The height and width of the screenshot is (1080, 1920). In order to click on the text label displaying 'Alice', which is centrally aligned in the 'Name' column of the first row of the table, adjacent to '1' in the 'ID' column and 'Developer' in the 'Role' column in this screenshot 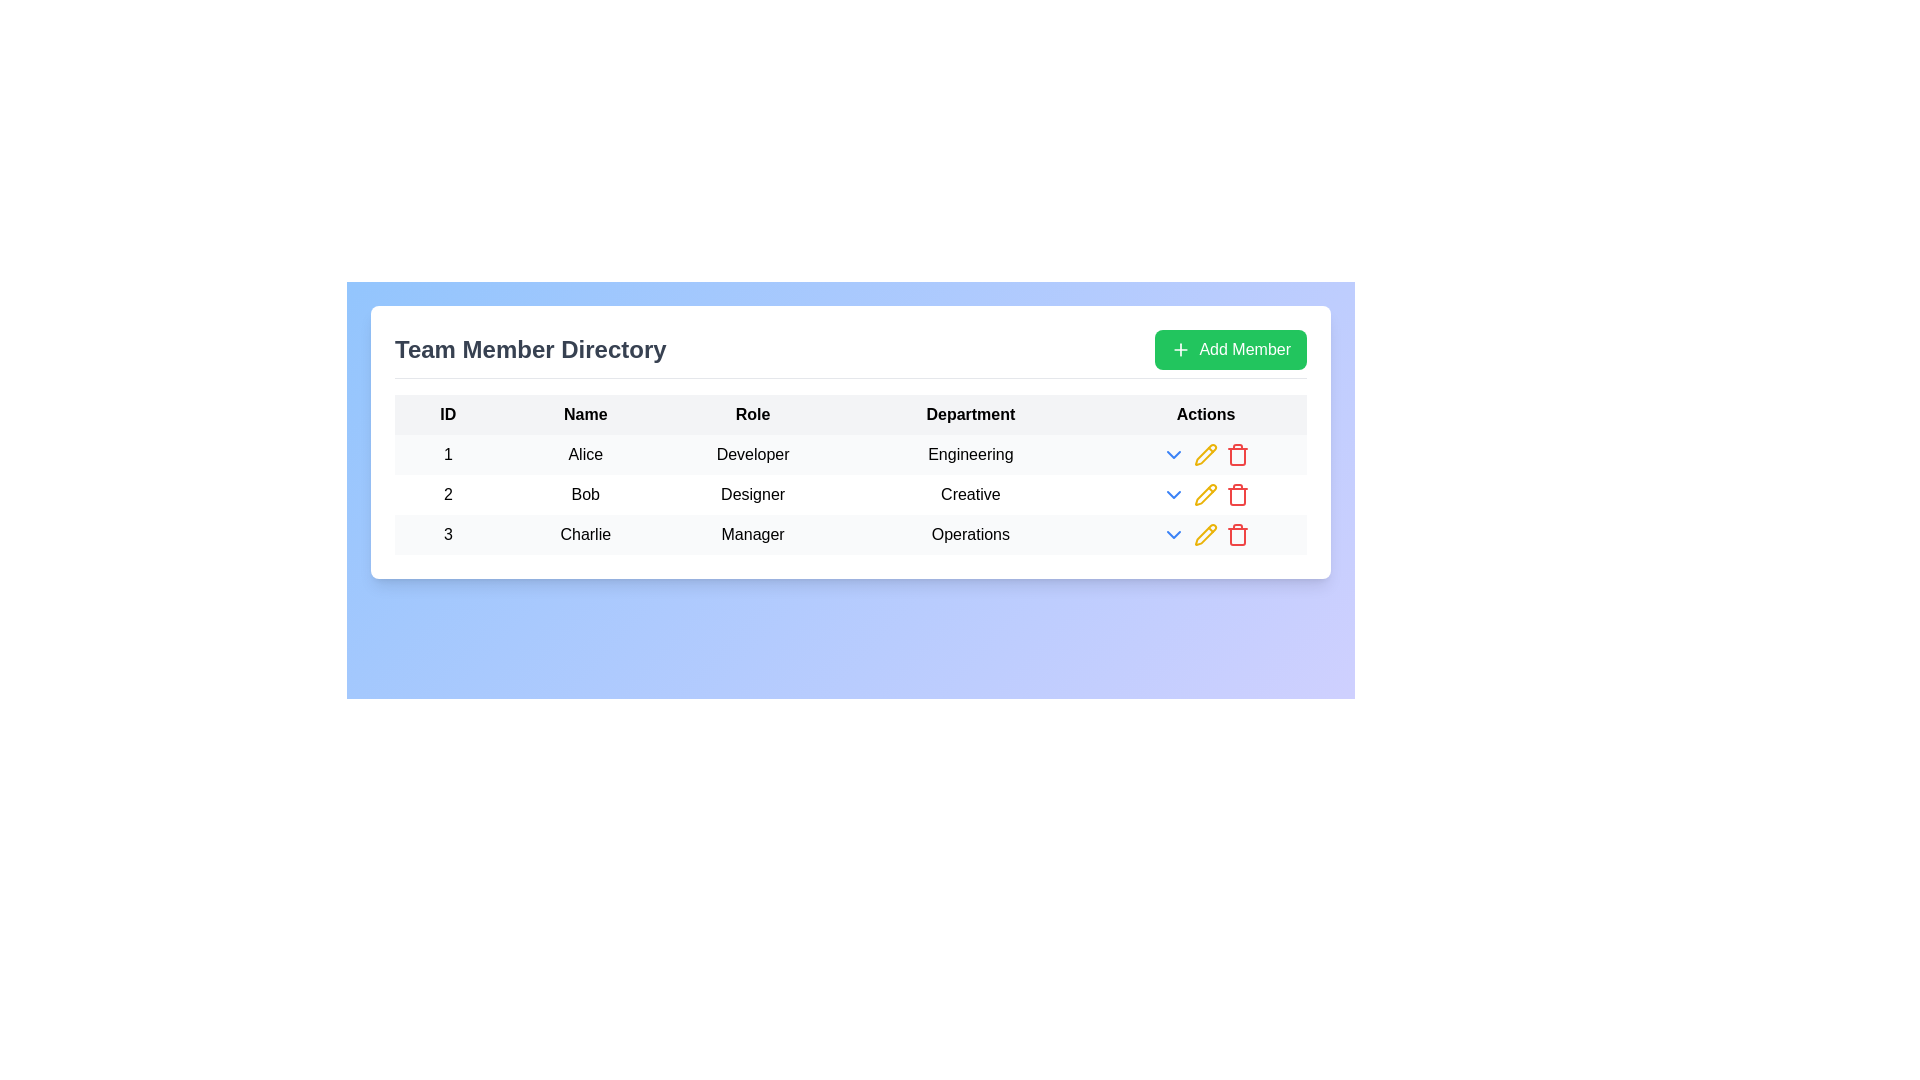, I will do `click(584, 455)`.